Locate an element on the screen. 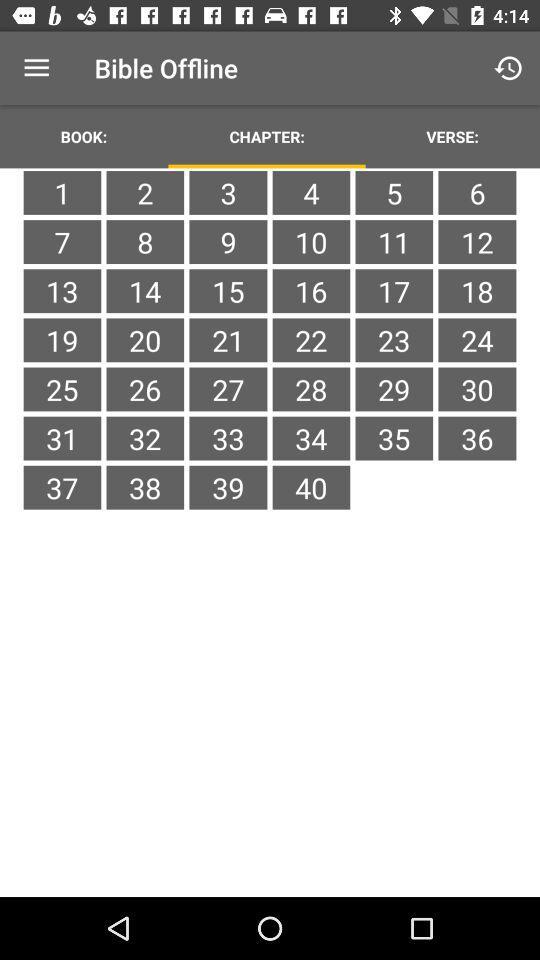 The height and width of the screenshot is (960, 540). item above 39 is located at coordinates (311, 438).